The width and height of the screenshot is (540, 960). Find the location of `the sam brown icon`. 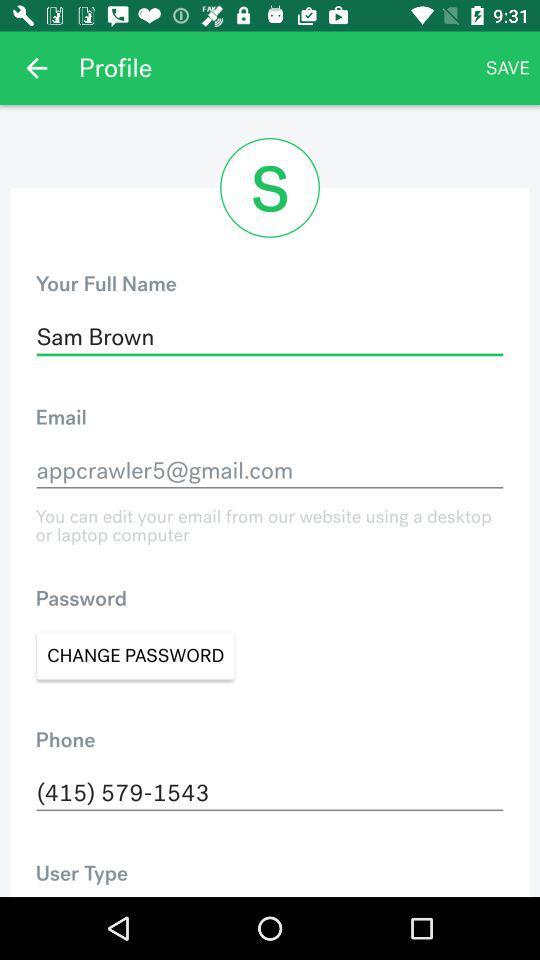

the sam brown icon is located at coordinates (270, 337).